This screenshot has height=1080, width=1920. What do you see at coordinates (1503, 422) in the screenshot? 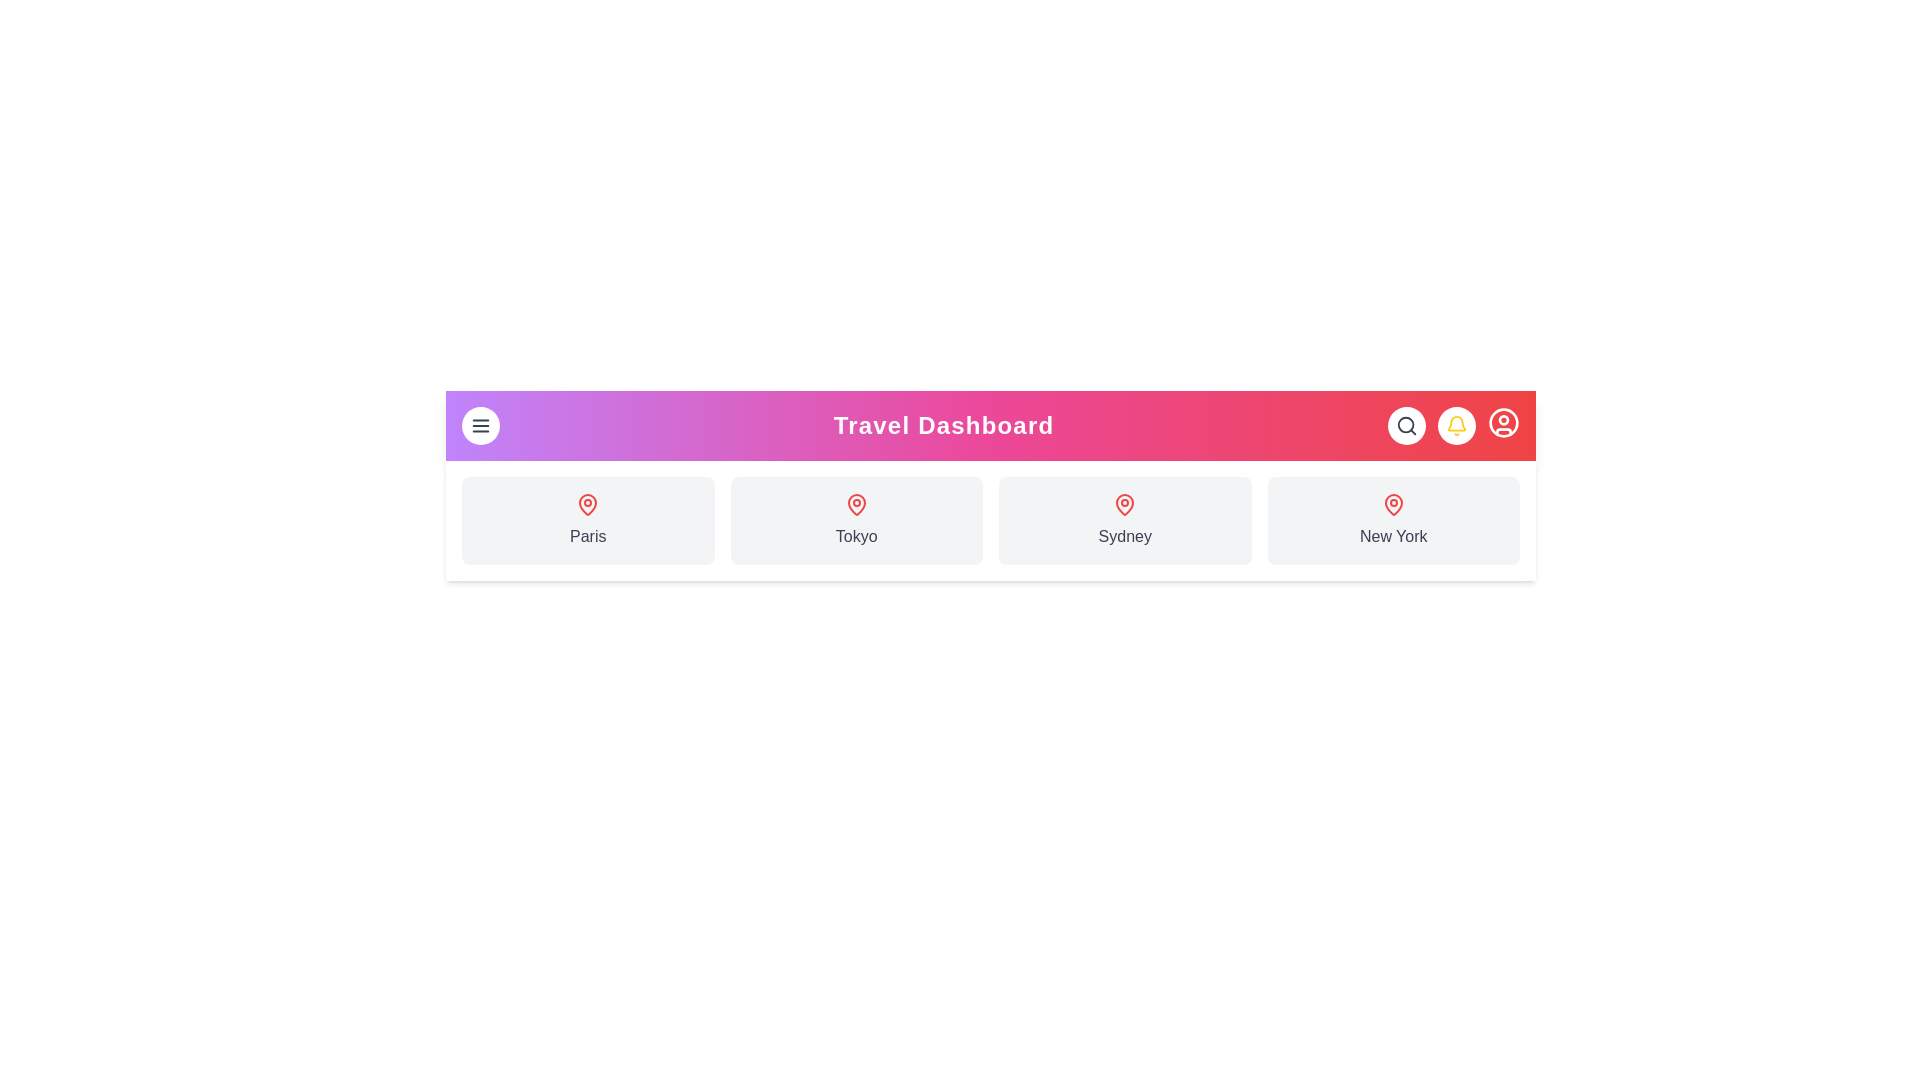
I see `the user profile icon to open the user menu` at bounding box center [1503, 422].